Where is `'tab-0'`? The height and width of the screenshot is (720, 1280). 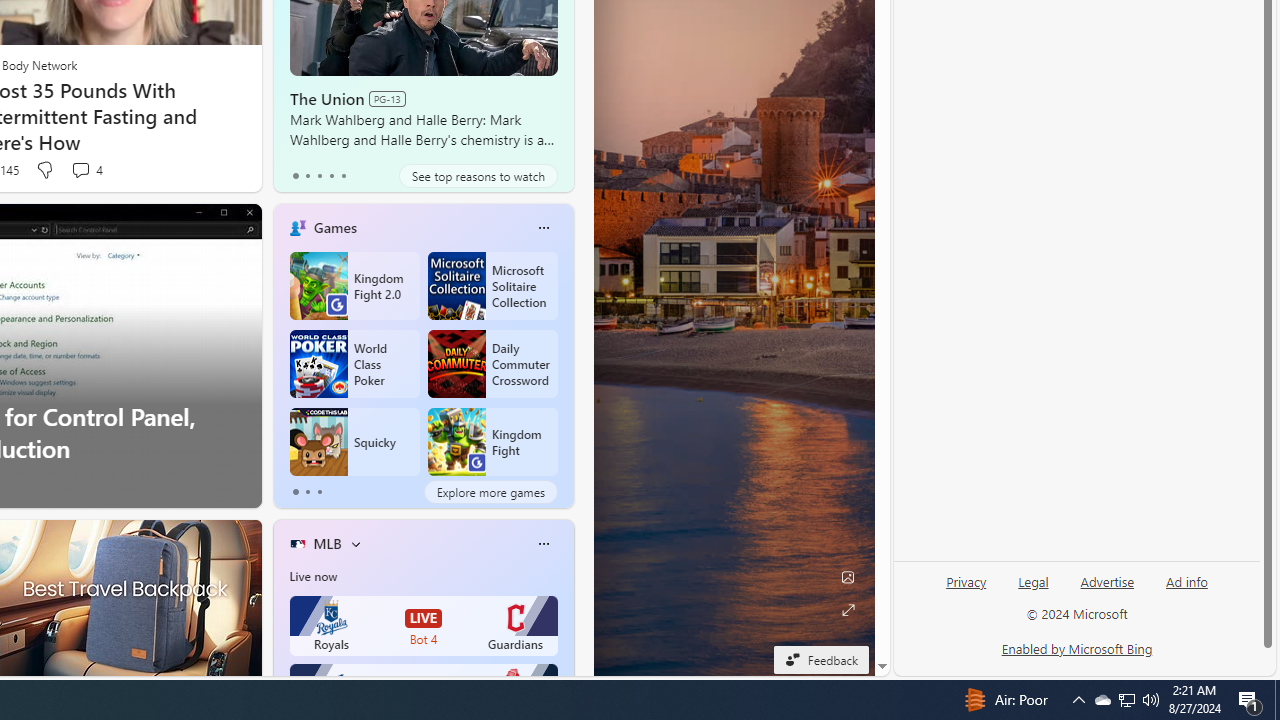 'tab-0' is located at coordinates (294, 492).